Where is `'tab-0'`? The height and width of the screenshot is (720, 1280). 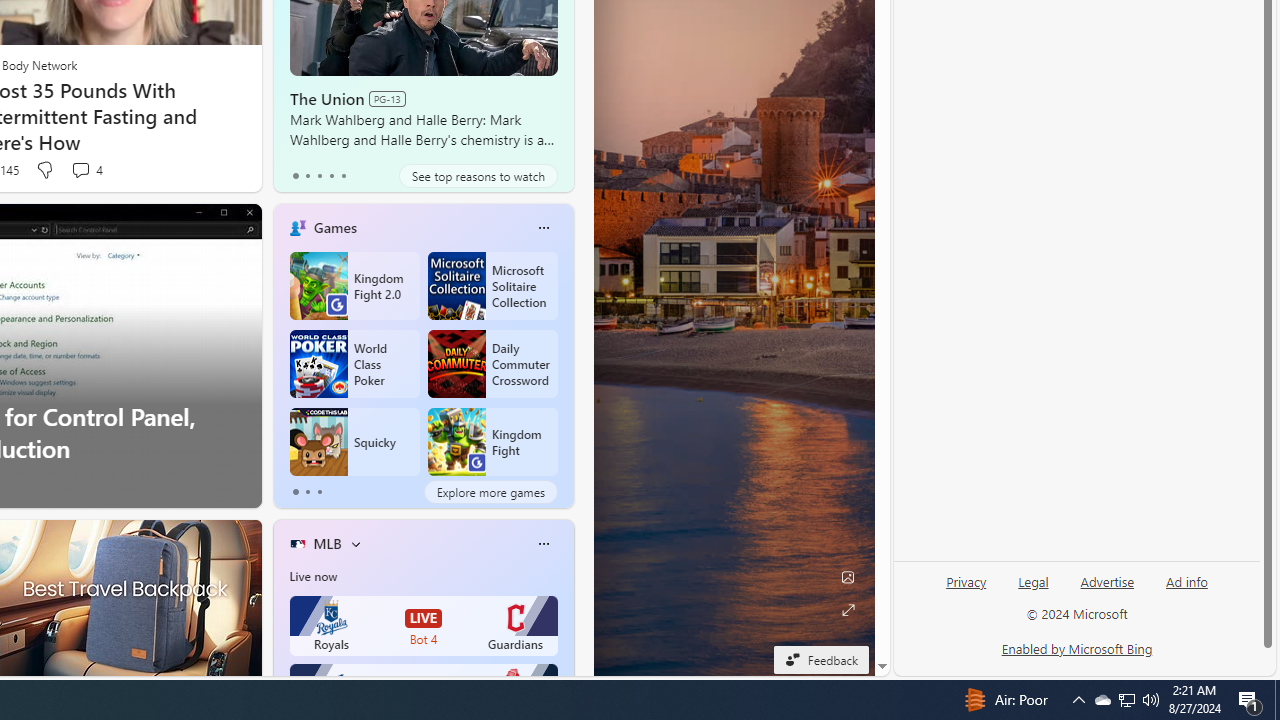 'tab-0' is located at coordinates (294, 492).